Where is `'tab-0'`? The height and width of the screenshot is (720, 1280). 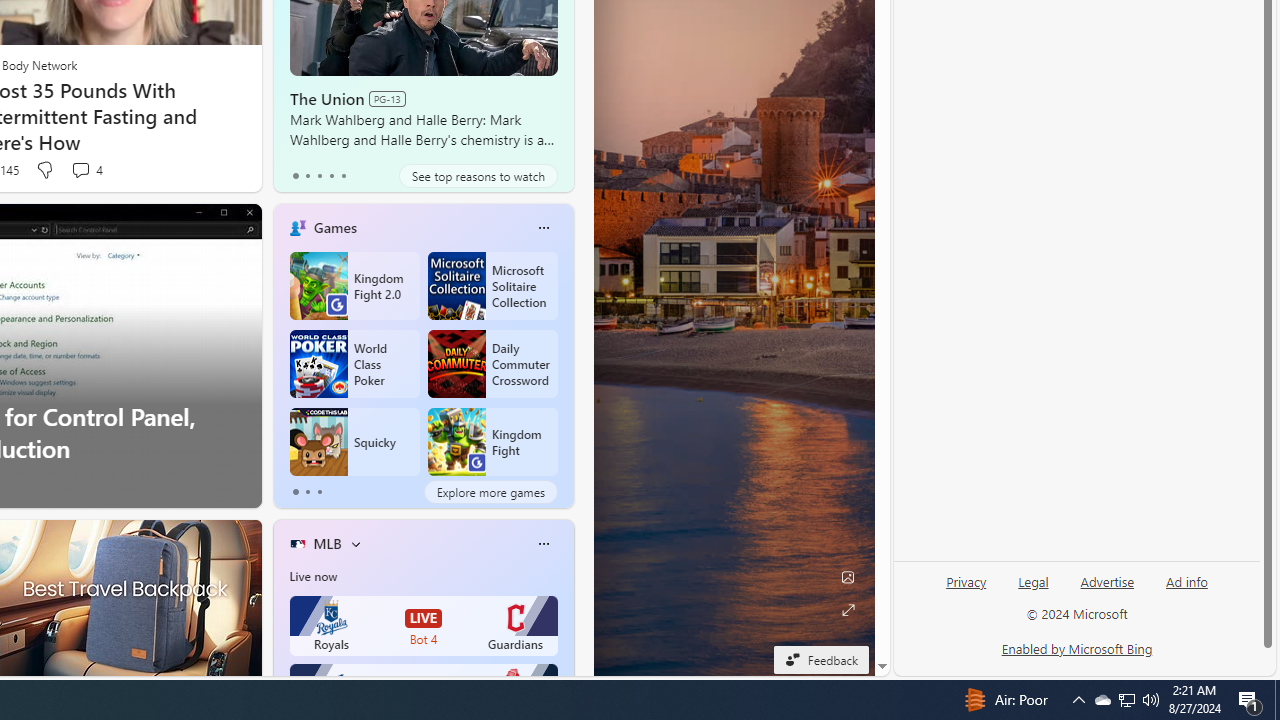 'tab-0' is located at coordinates (294, 492).